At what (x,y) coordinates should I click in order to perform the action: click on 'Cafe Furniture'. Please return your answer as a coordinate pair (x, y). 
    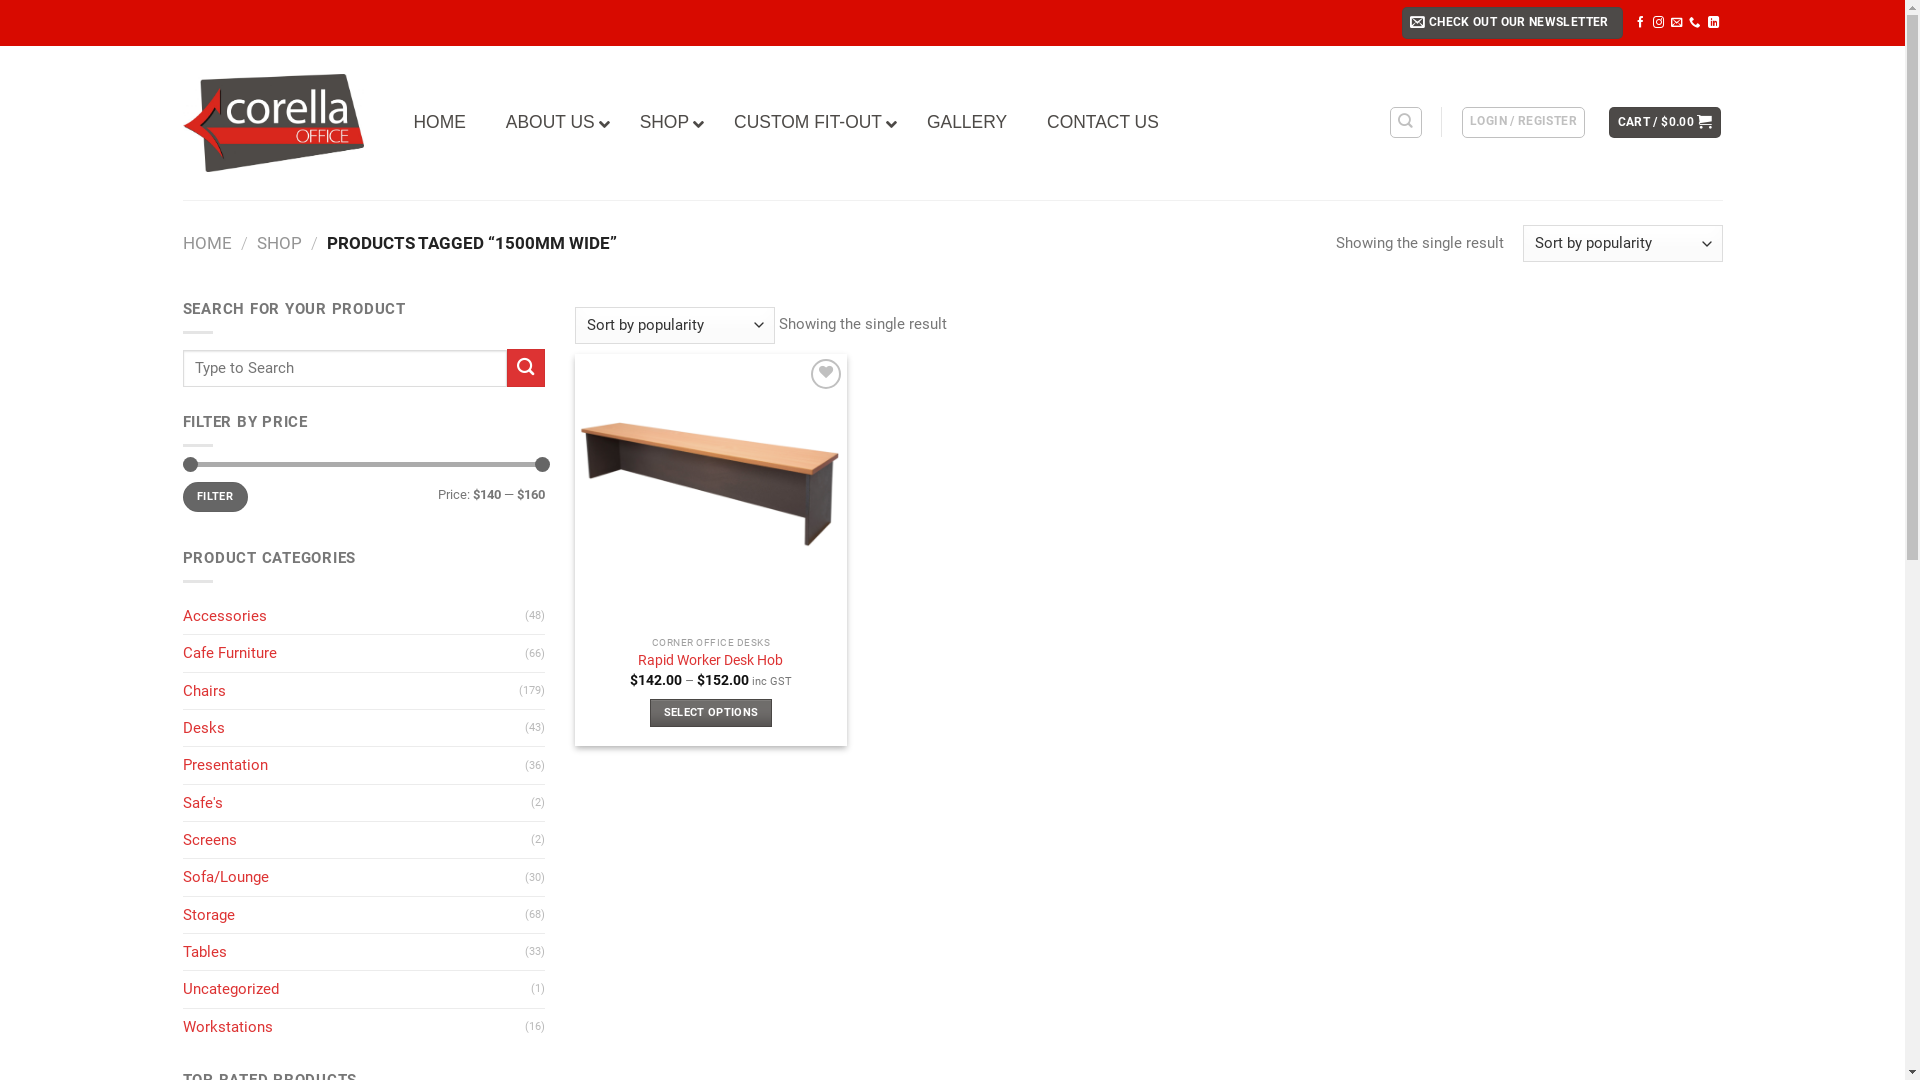
    Looking at the image, I should click on (353, 652).